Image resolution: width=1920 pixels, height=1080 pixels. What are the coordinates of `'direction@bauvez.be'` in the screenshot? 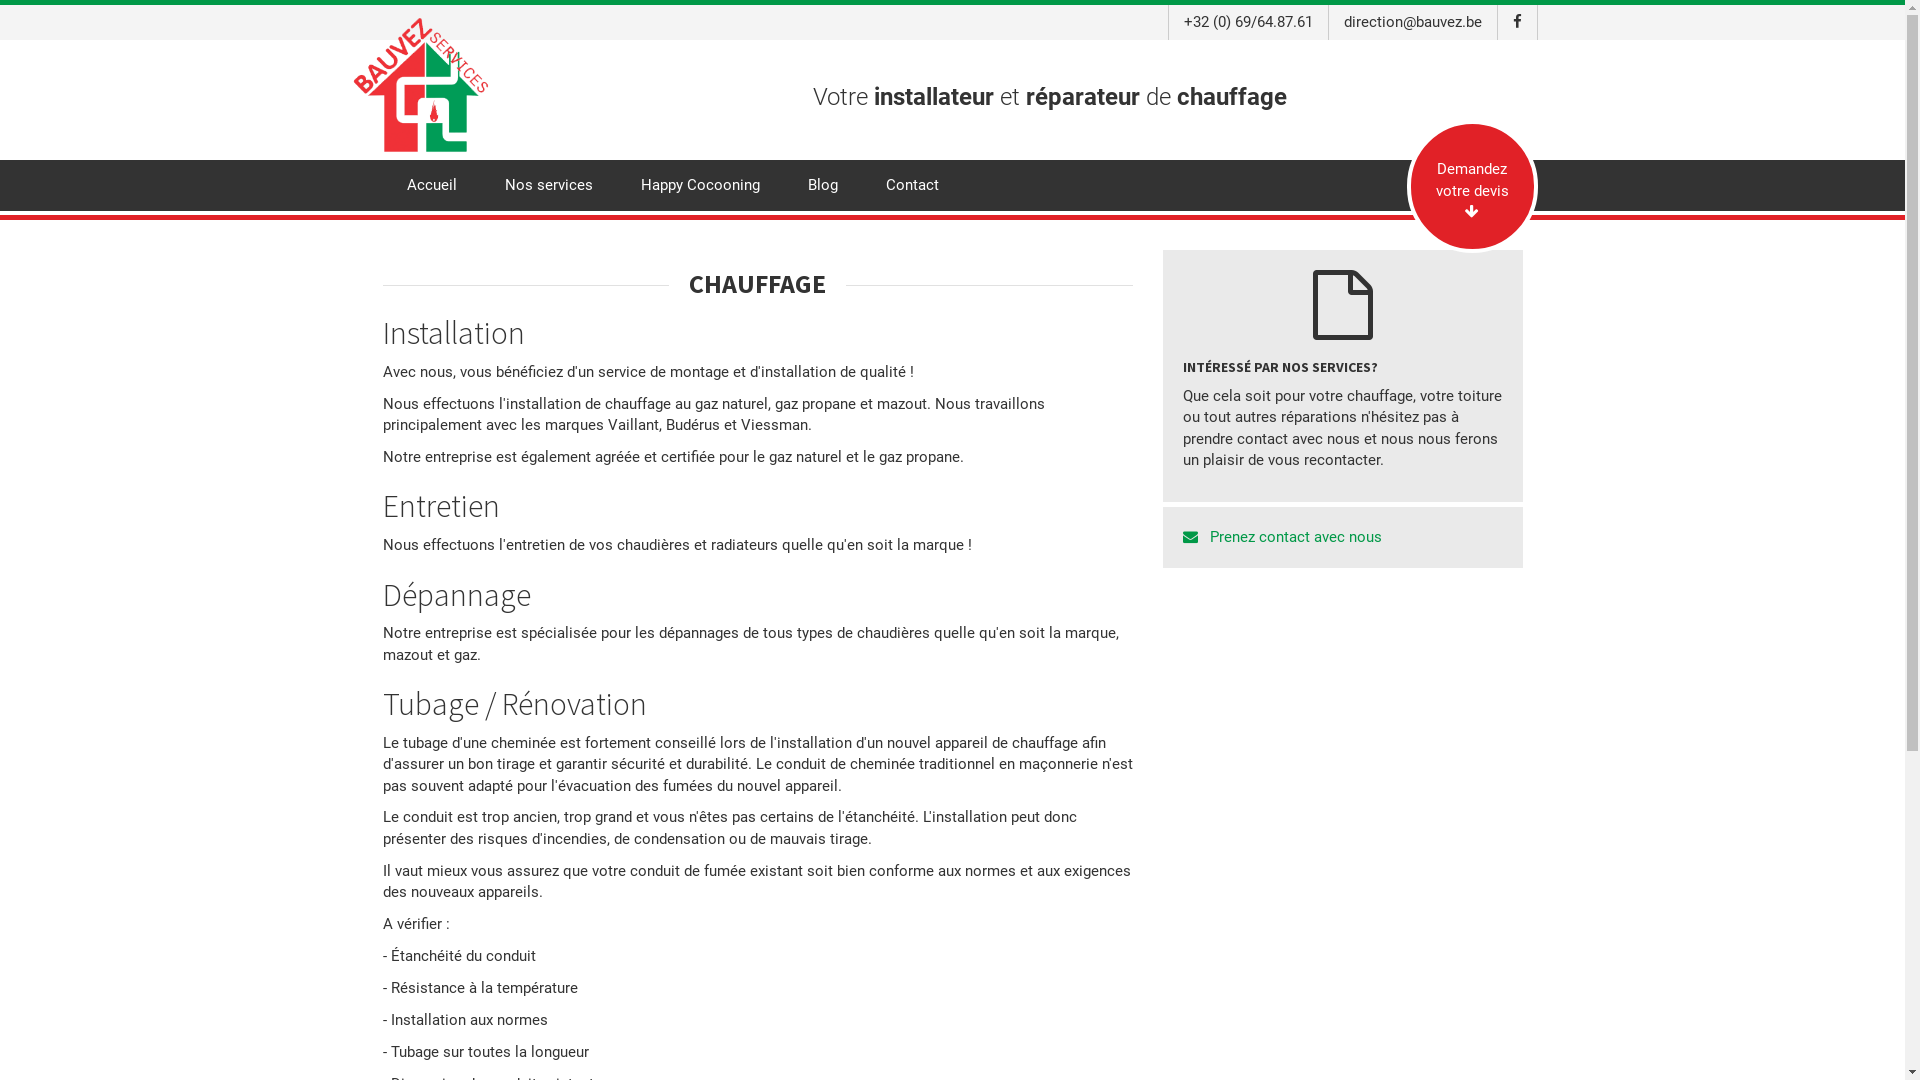 It's located at (1411, 22).